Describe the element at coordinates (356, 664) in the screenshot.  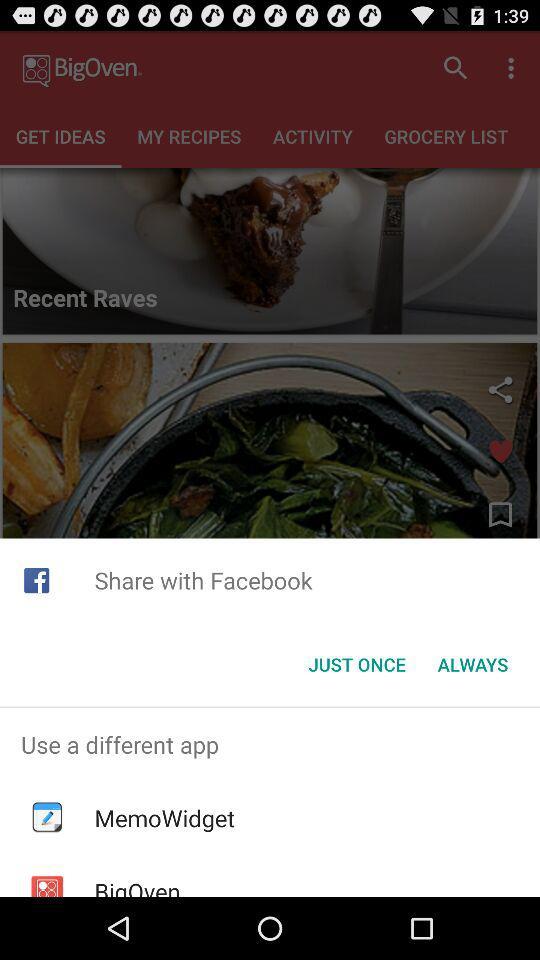
I see `the button next to the always button` at that location.